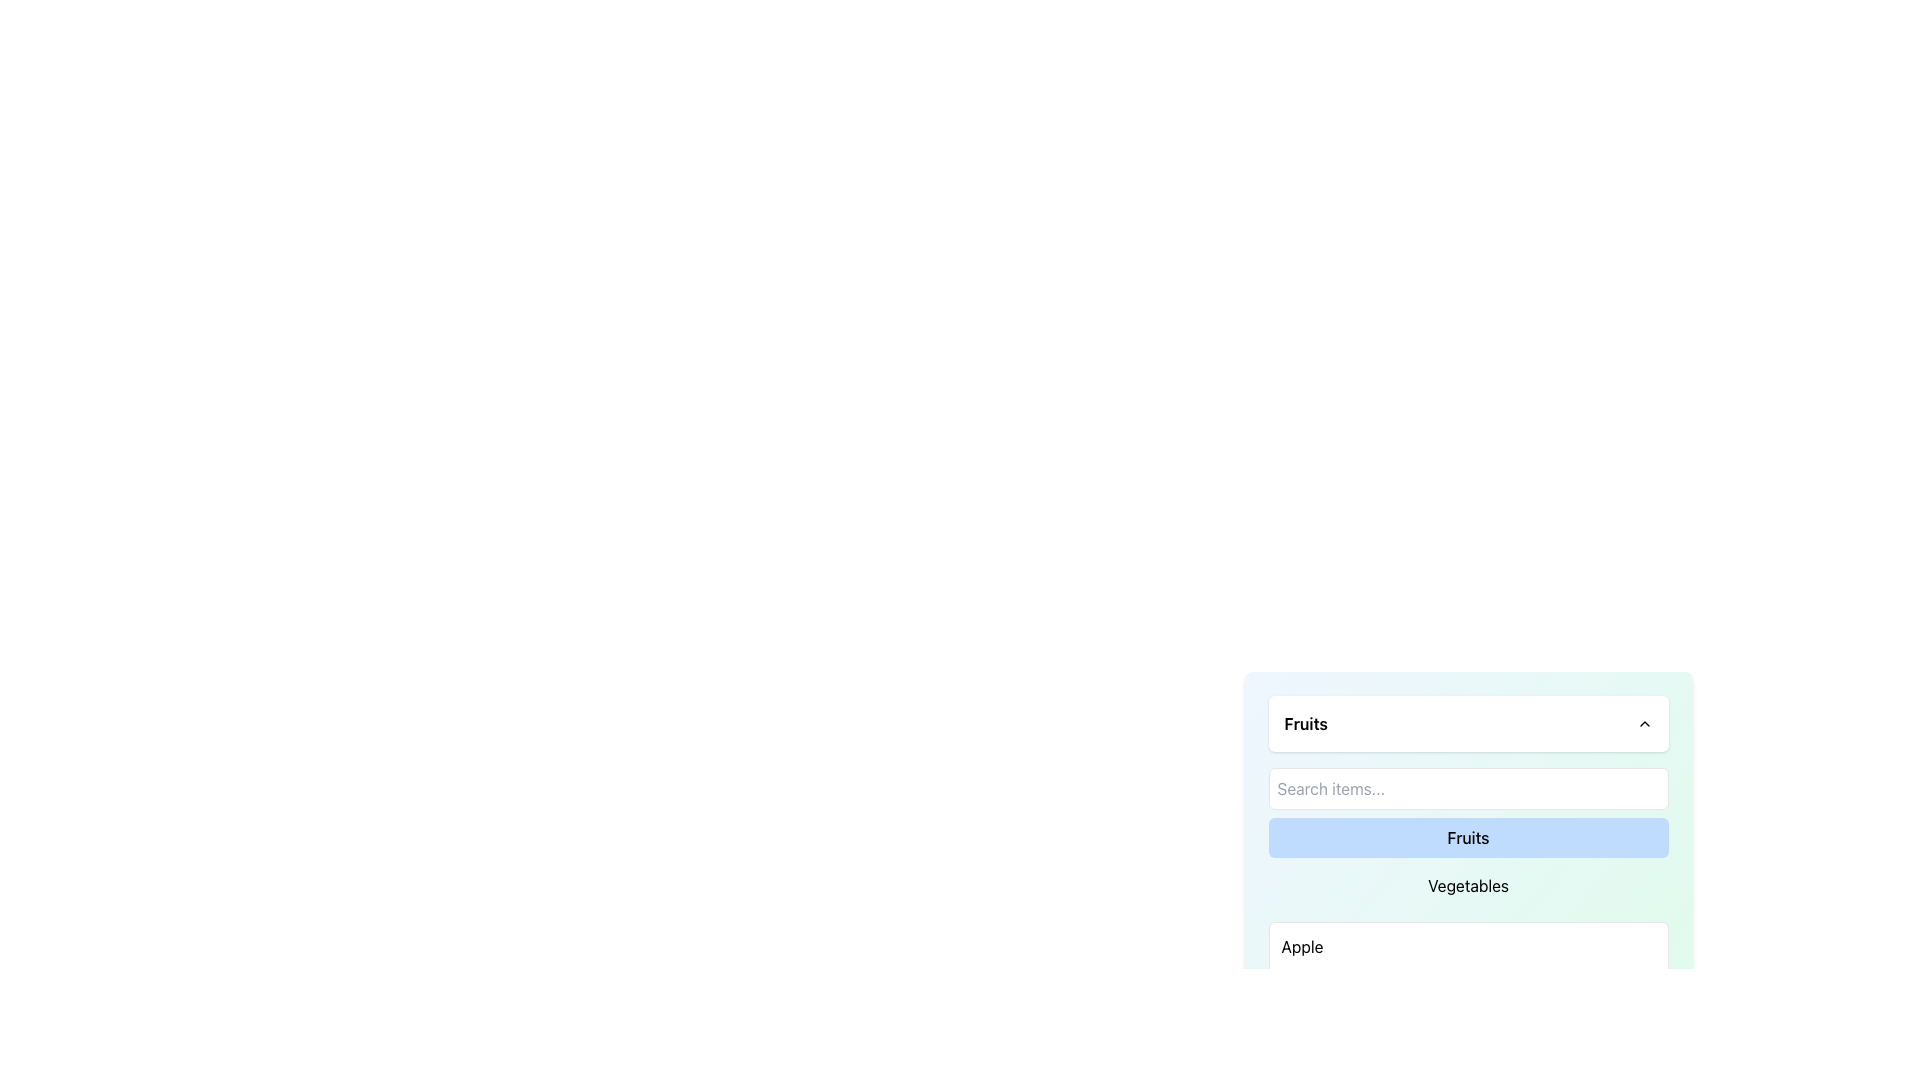  What do you see at coordinates (1468, 885) in the screenshot?
I see `the 'Vegetables' text label, which is the second item in the dropdown menu located below 'Fruits'` at bounding box center [1468, 885].